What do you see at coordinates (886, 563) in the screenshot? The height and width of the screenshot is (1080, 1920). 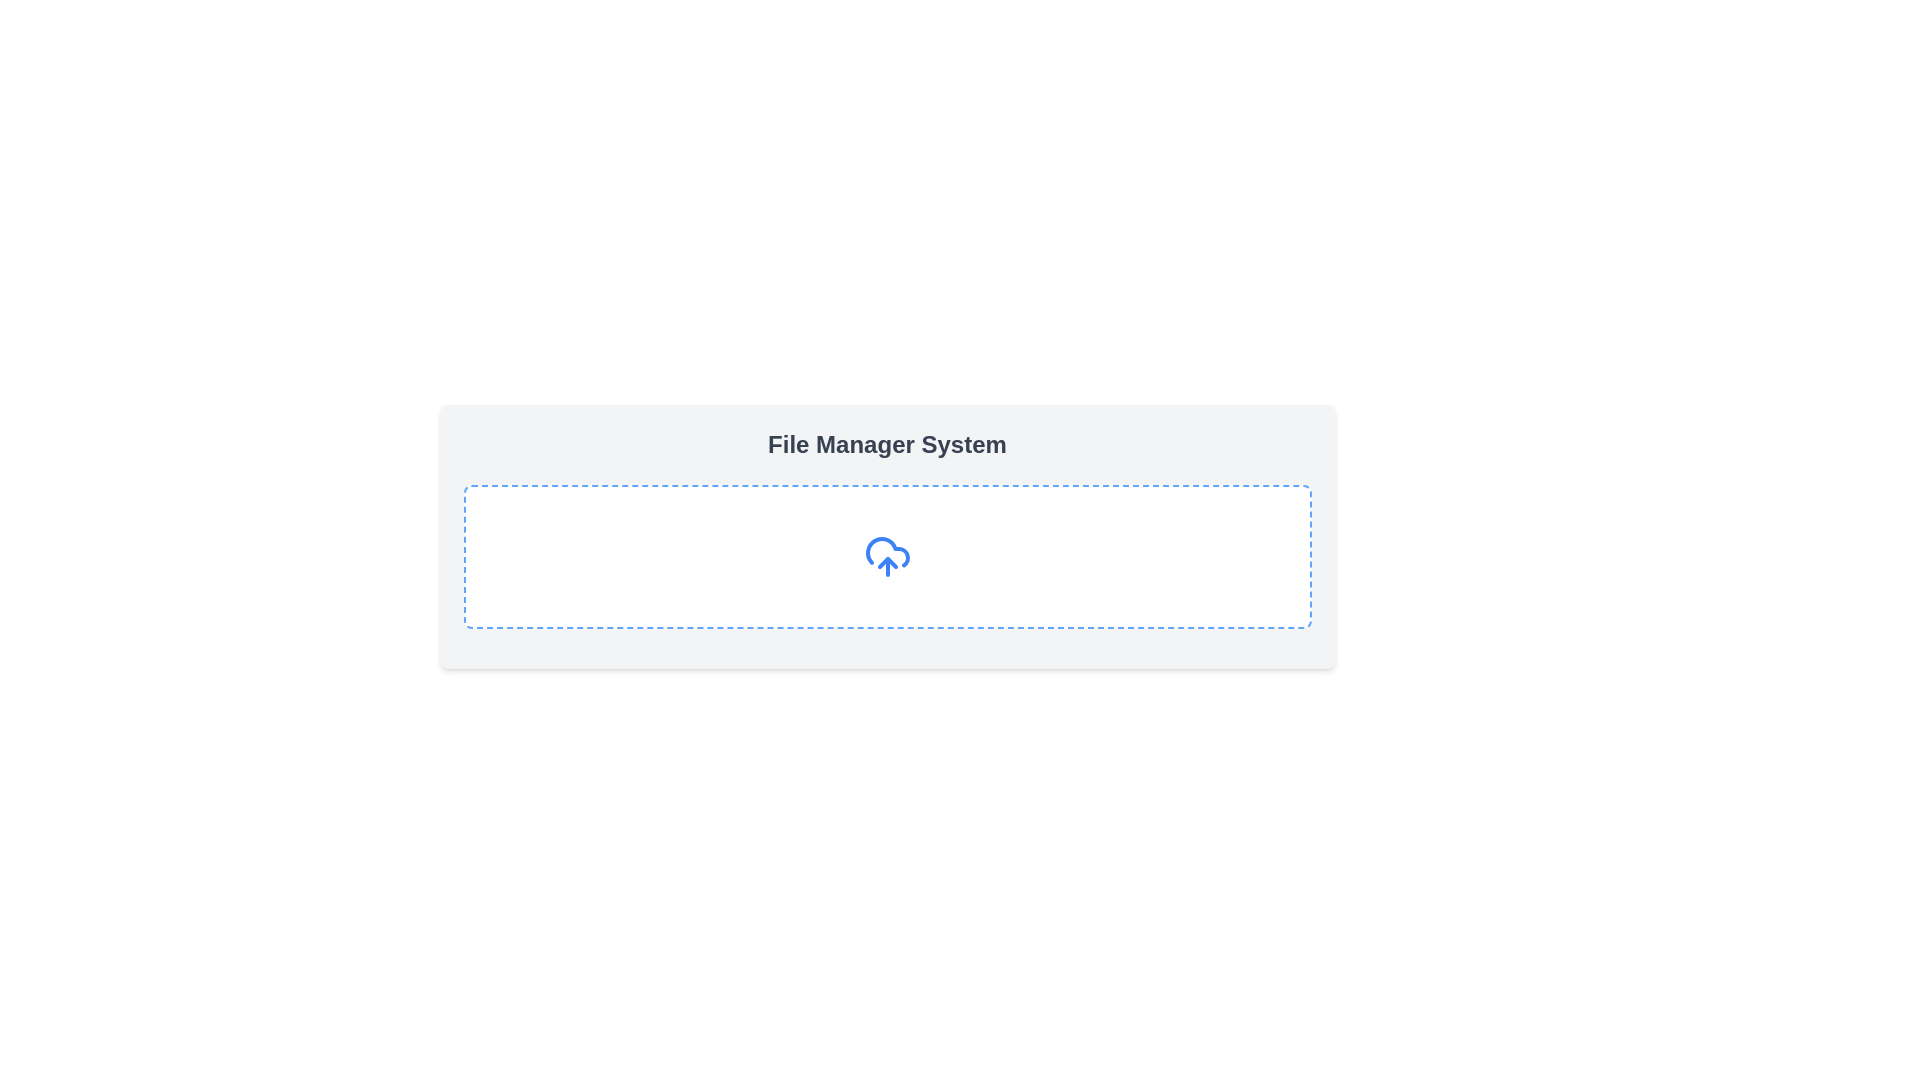 I see `the blue upward arrow within the cloud icon, which represents the upload operation in the 'File Manager System' section` at bounding box center [886, 563].